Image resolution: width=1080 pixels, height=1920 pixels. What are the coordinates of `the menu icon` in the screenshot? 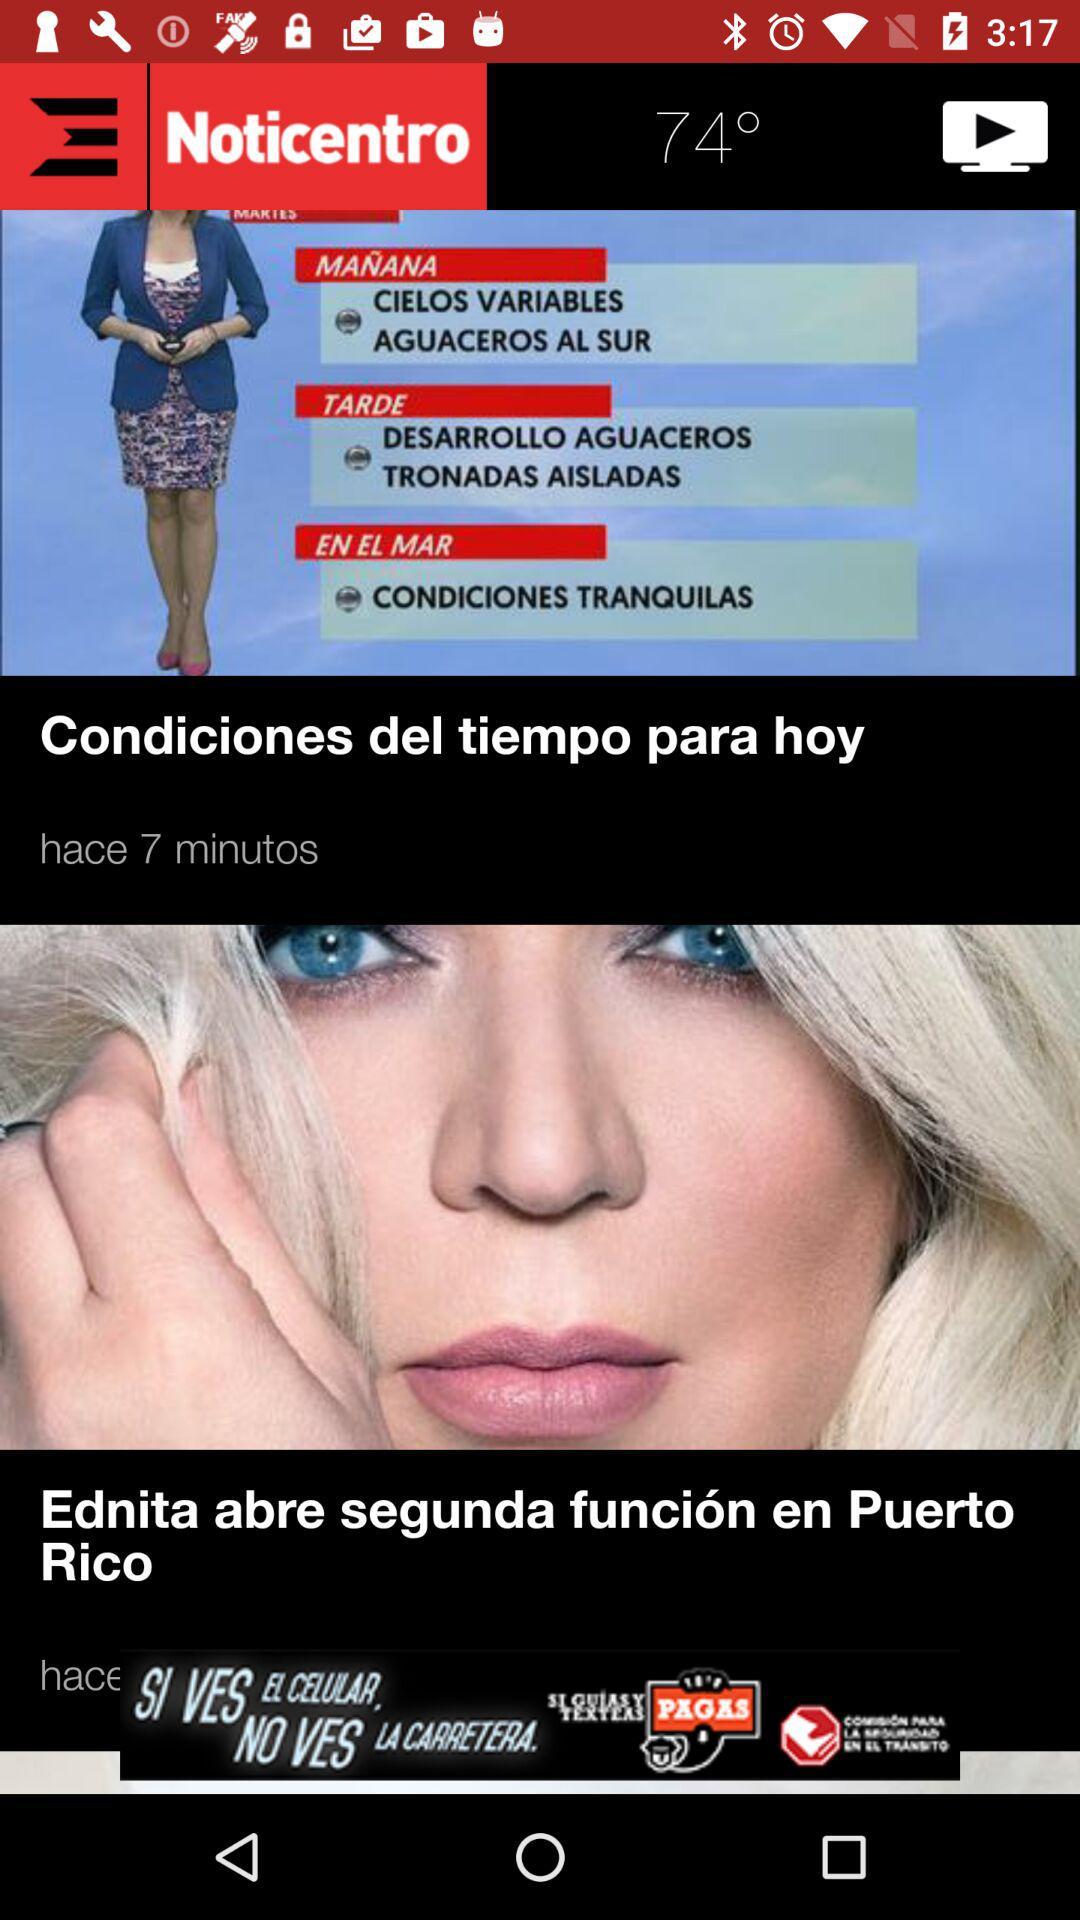 It's located at (72, 135).